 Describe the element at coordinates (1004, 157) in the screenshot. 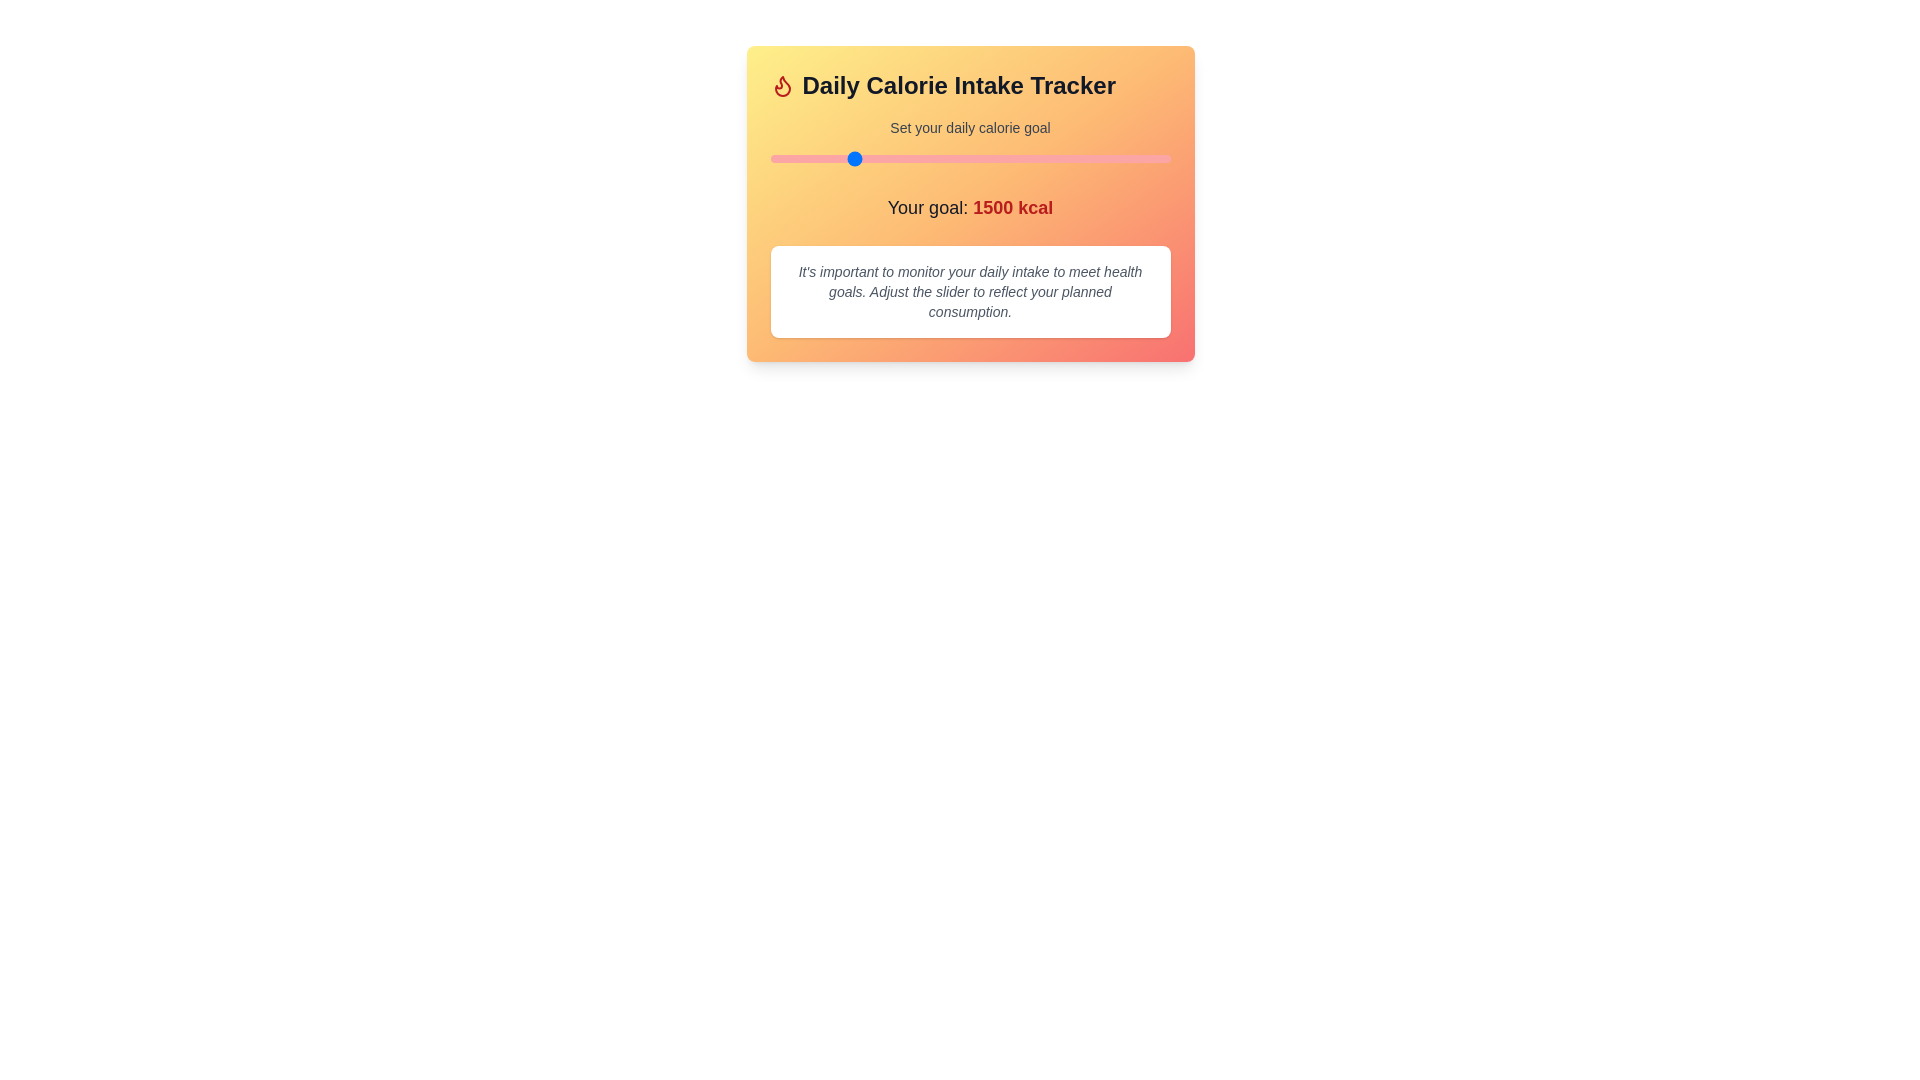

I see `the calorie goal slider to a value of 2464` at that location.